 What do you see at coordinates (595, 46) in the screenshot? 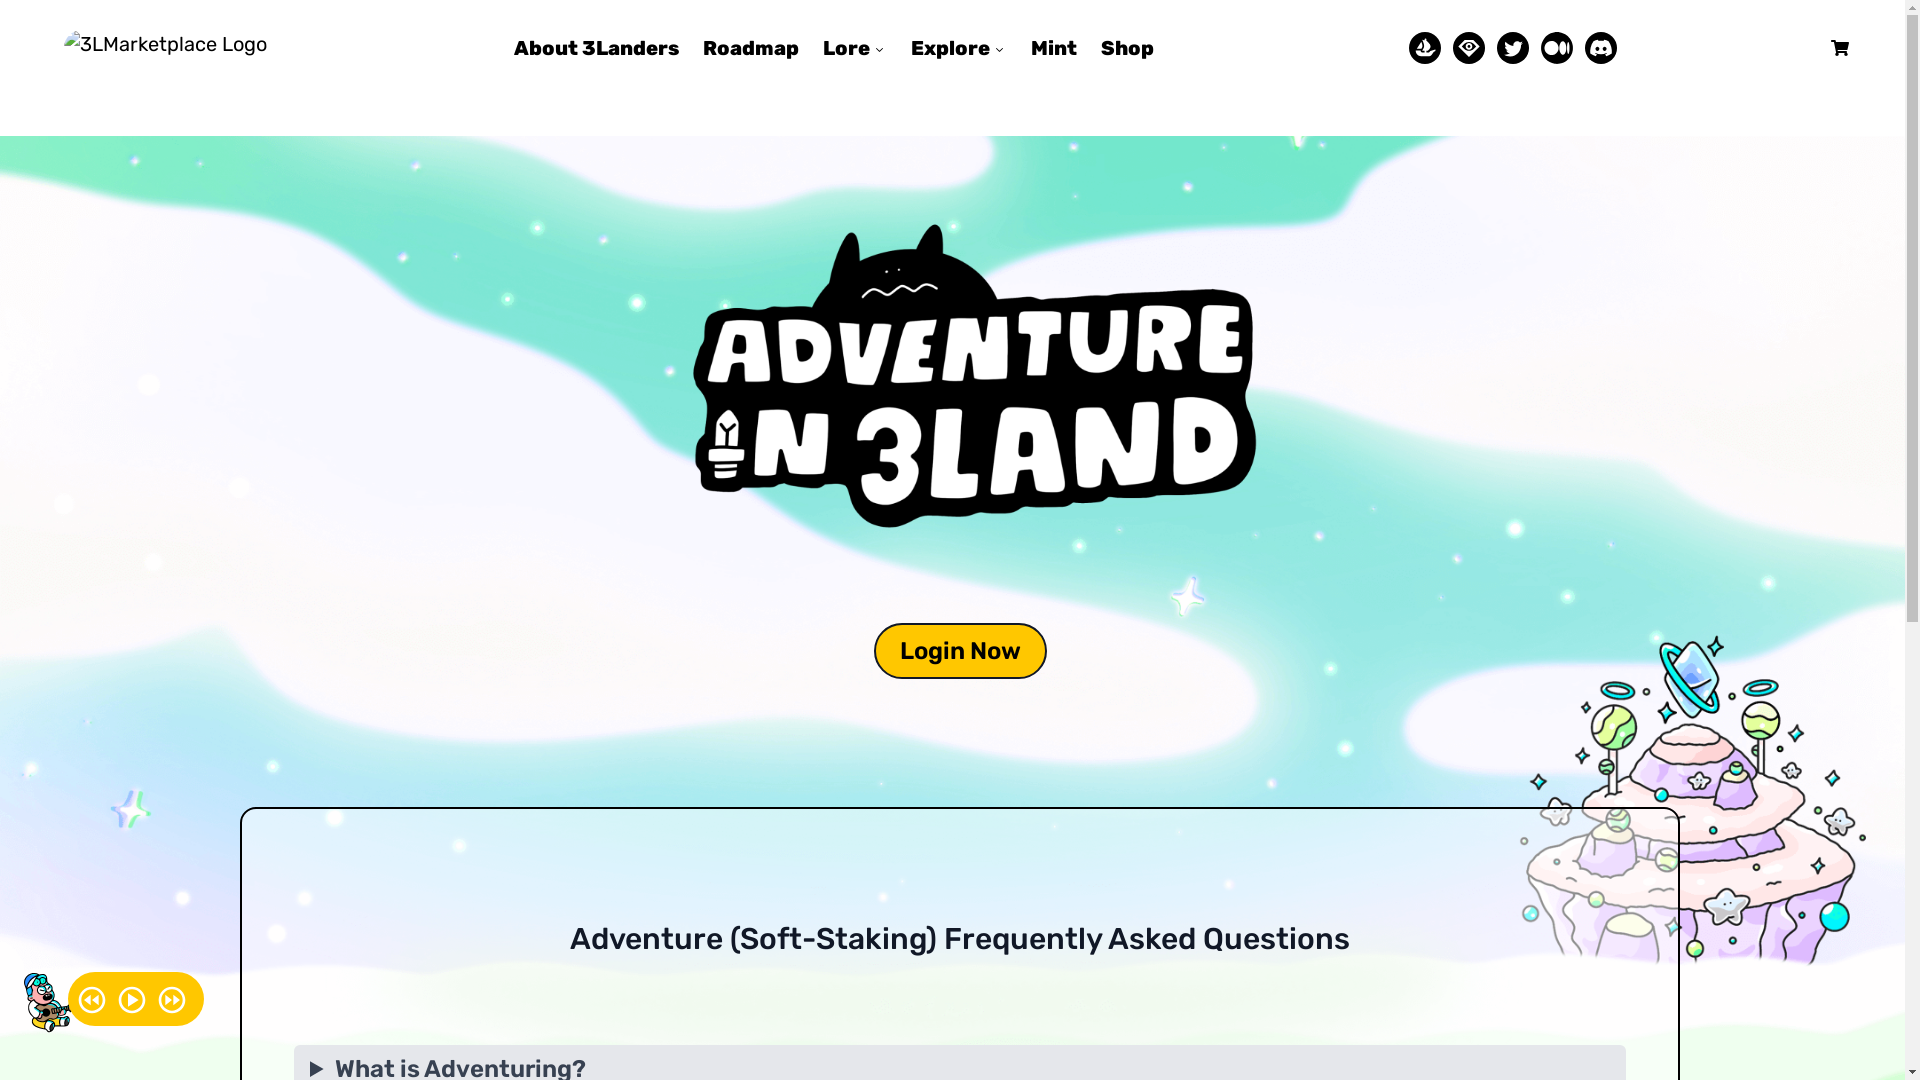
I see `'About 3Landers'` at bounding box center [595, 46].